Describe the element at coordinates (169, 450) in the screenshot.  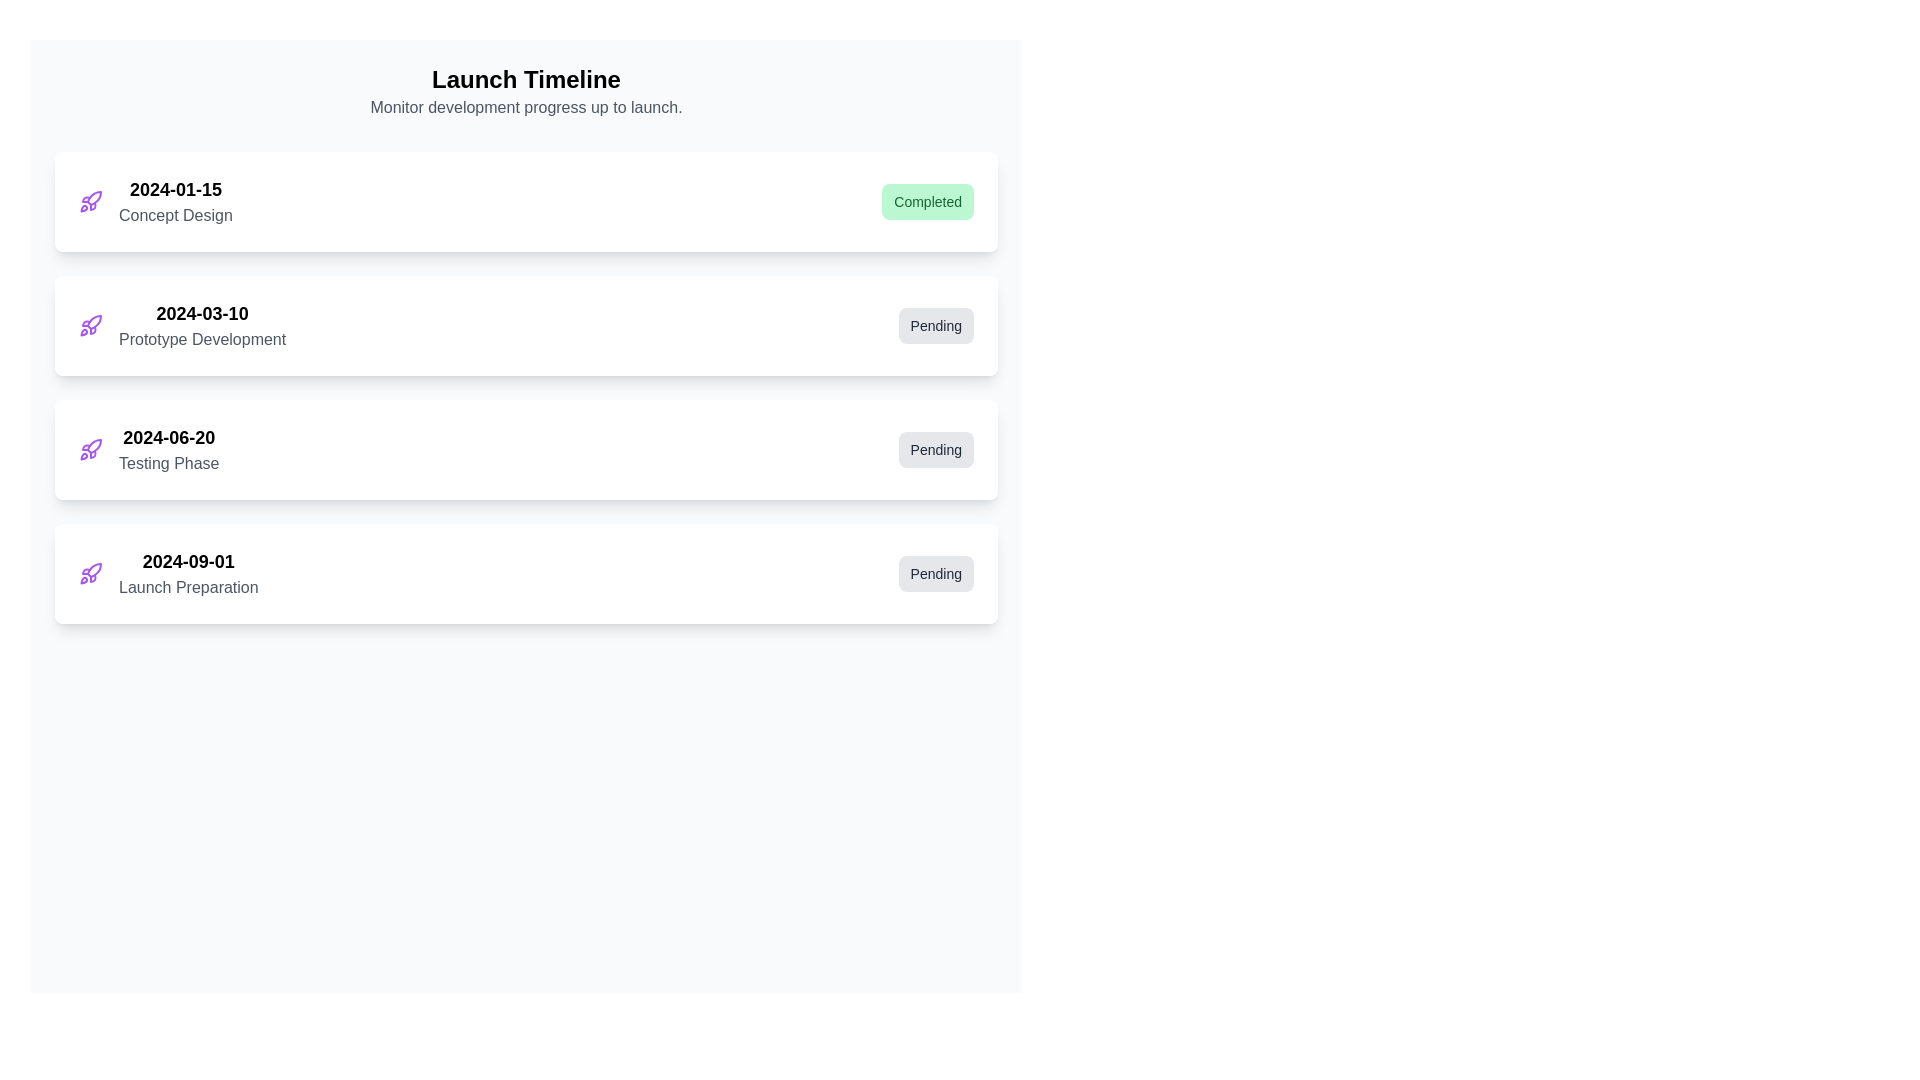
I see `text content of the static text element displaying the date '2024-06-20' and 'Testing Phase' in a white rectangular card with a purple rocket icon next to it` at that location.